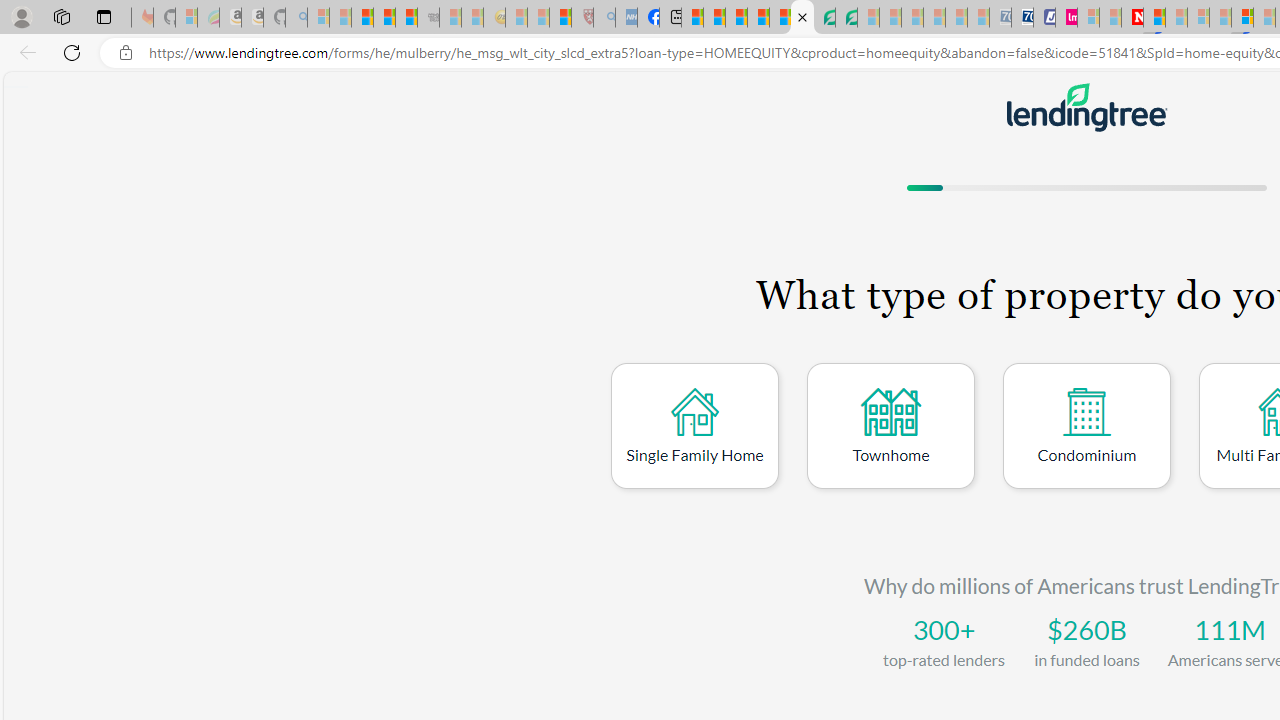 This screenshot has width=1280, height=720. What do you see at coordinates (1132, 17) in the screenshot?
I see `'Latest Politics News & Archive | Newsweek.com'` at bounding box center [1132, 17].